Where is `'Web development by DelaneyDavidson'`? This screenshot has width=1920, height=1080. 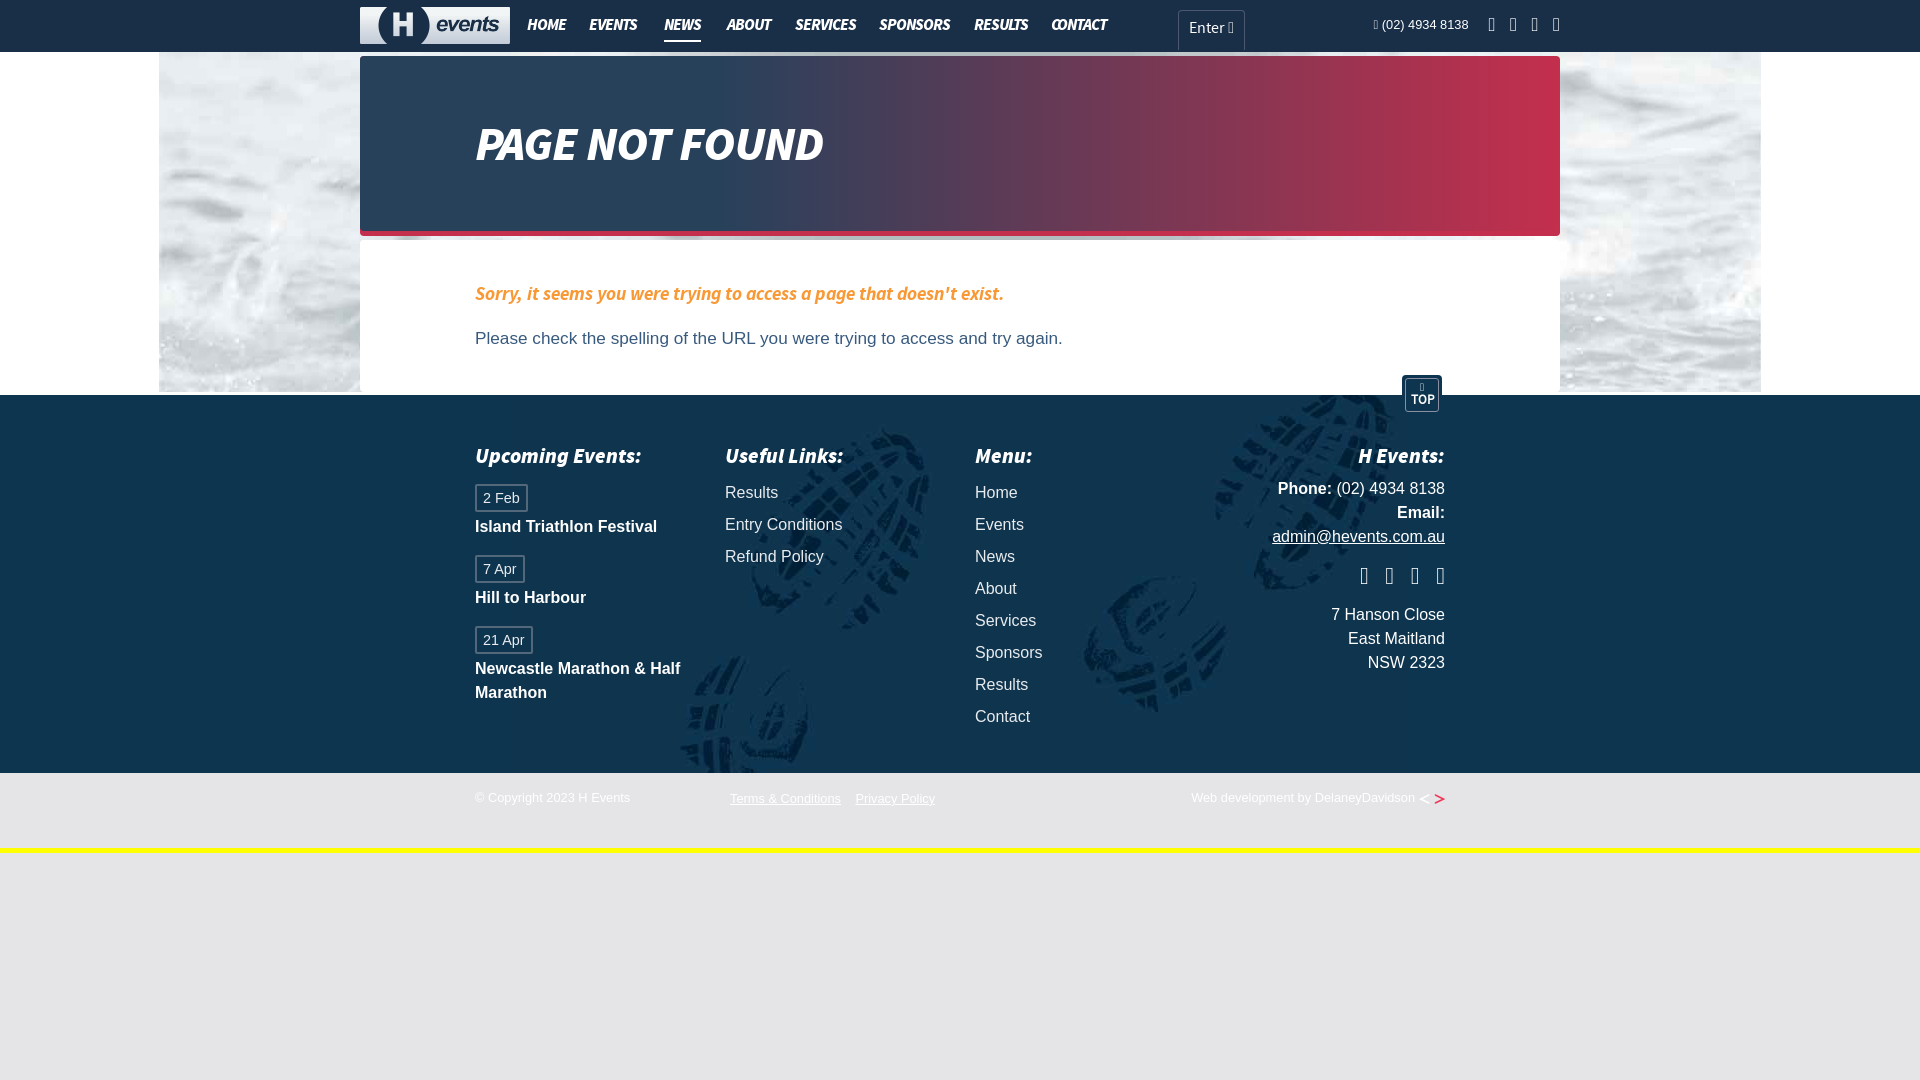
'Web development by DelaneyDavidson' is located at coordinates (1318, 797).